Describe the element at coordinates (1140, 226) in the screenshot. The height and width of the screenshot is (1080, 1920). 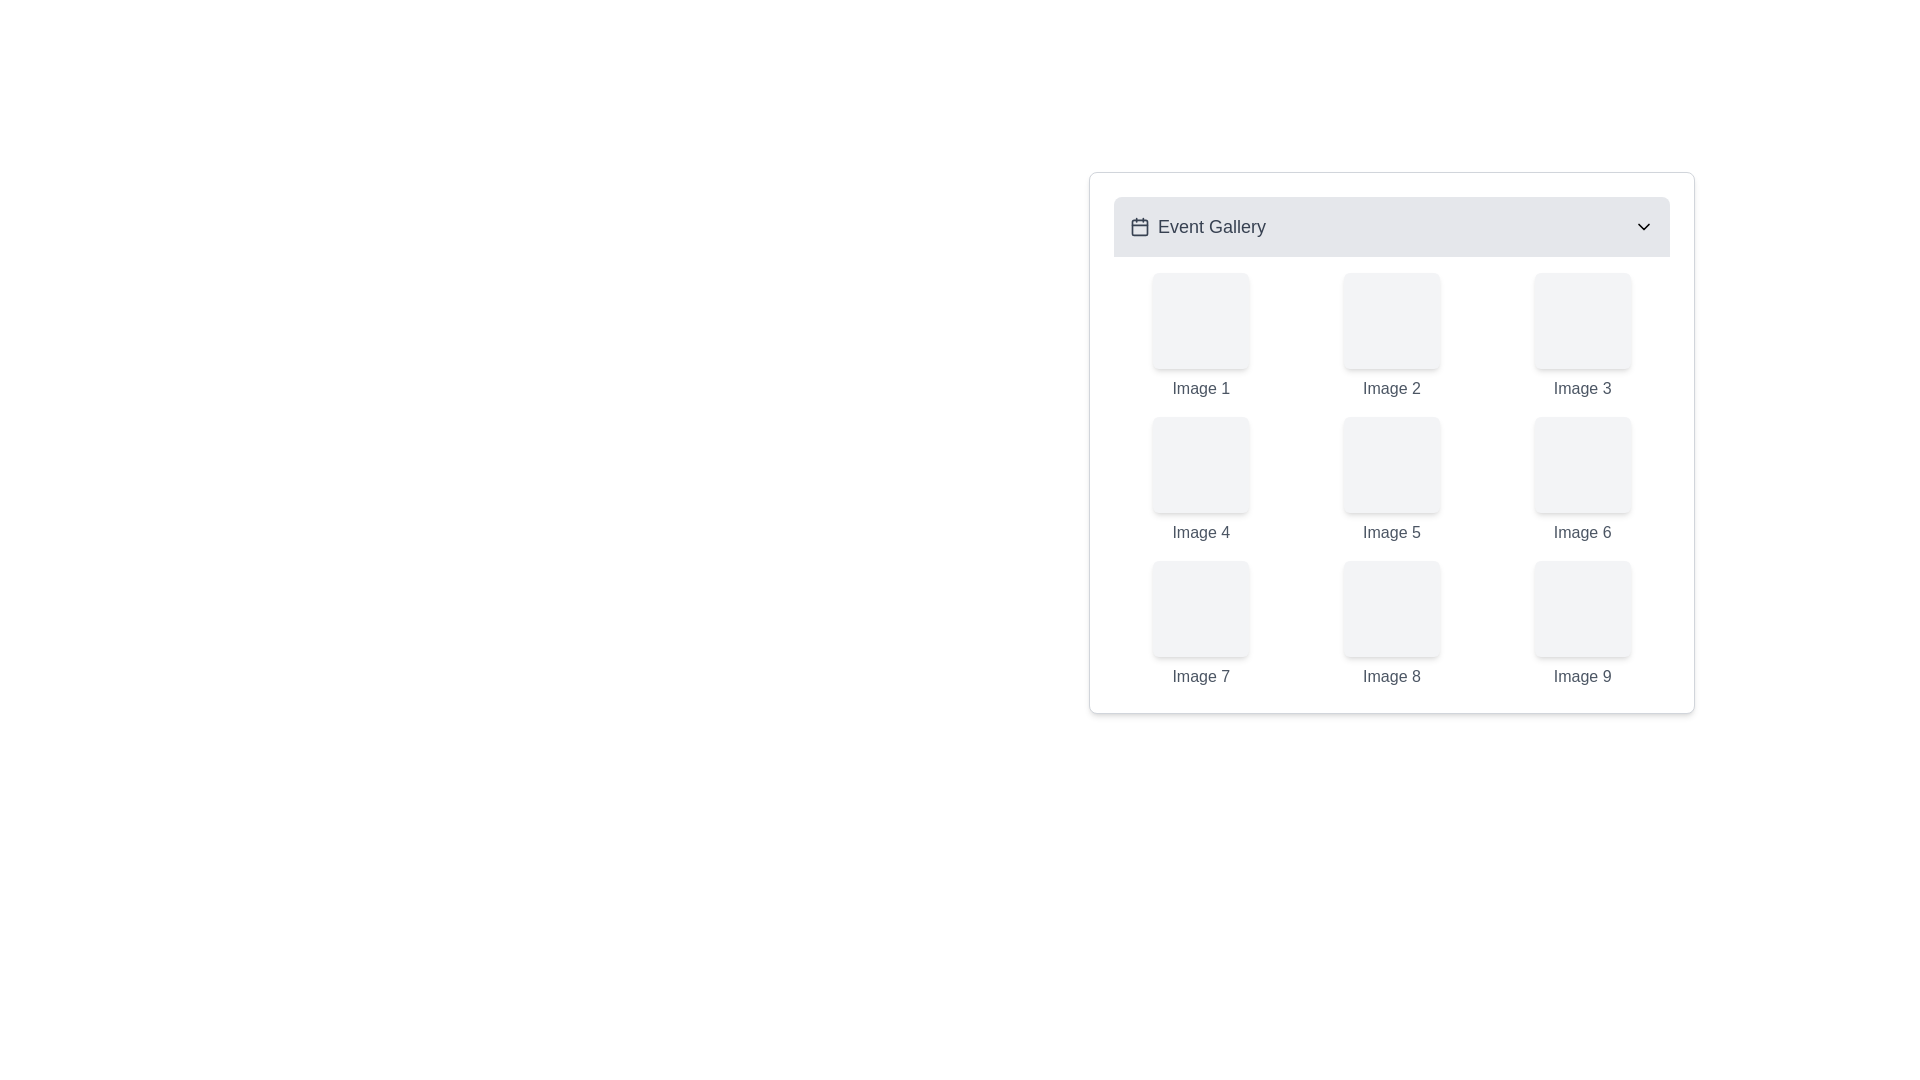
I see `the calendar icon located to the left of the text 'Event Gallery', which has a minimalistic and modern rectangular design with a date grid suggestion` at that location.